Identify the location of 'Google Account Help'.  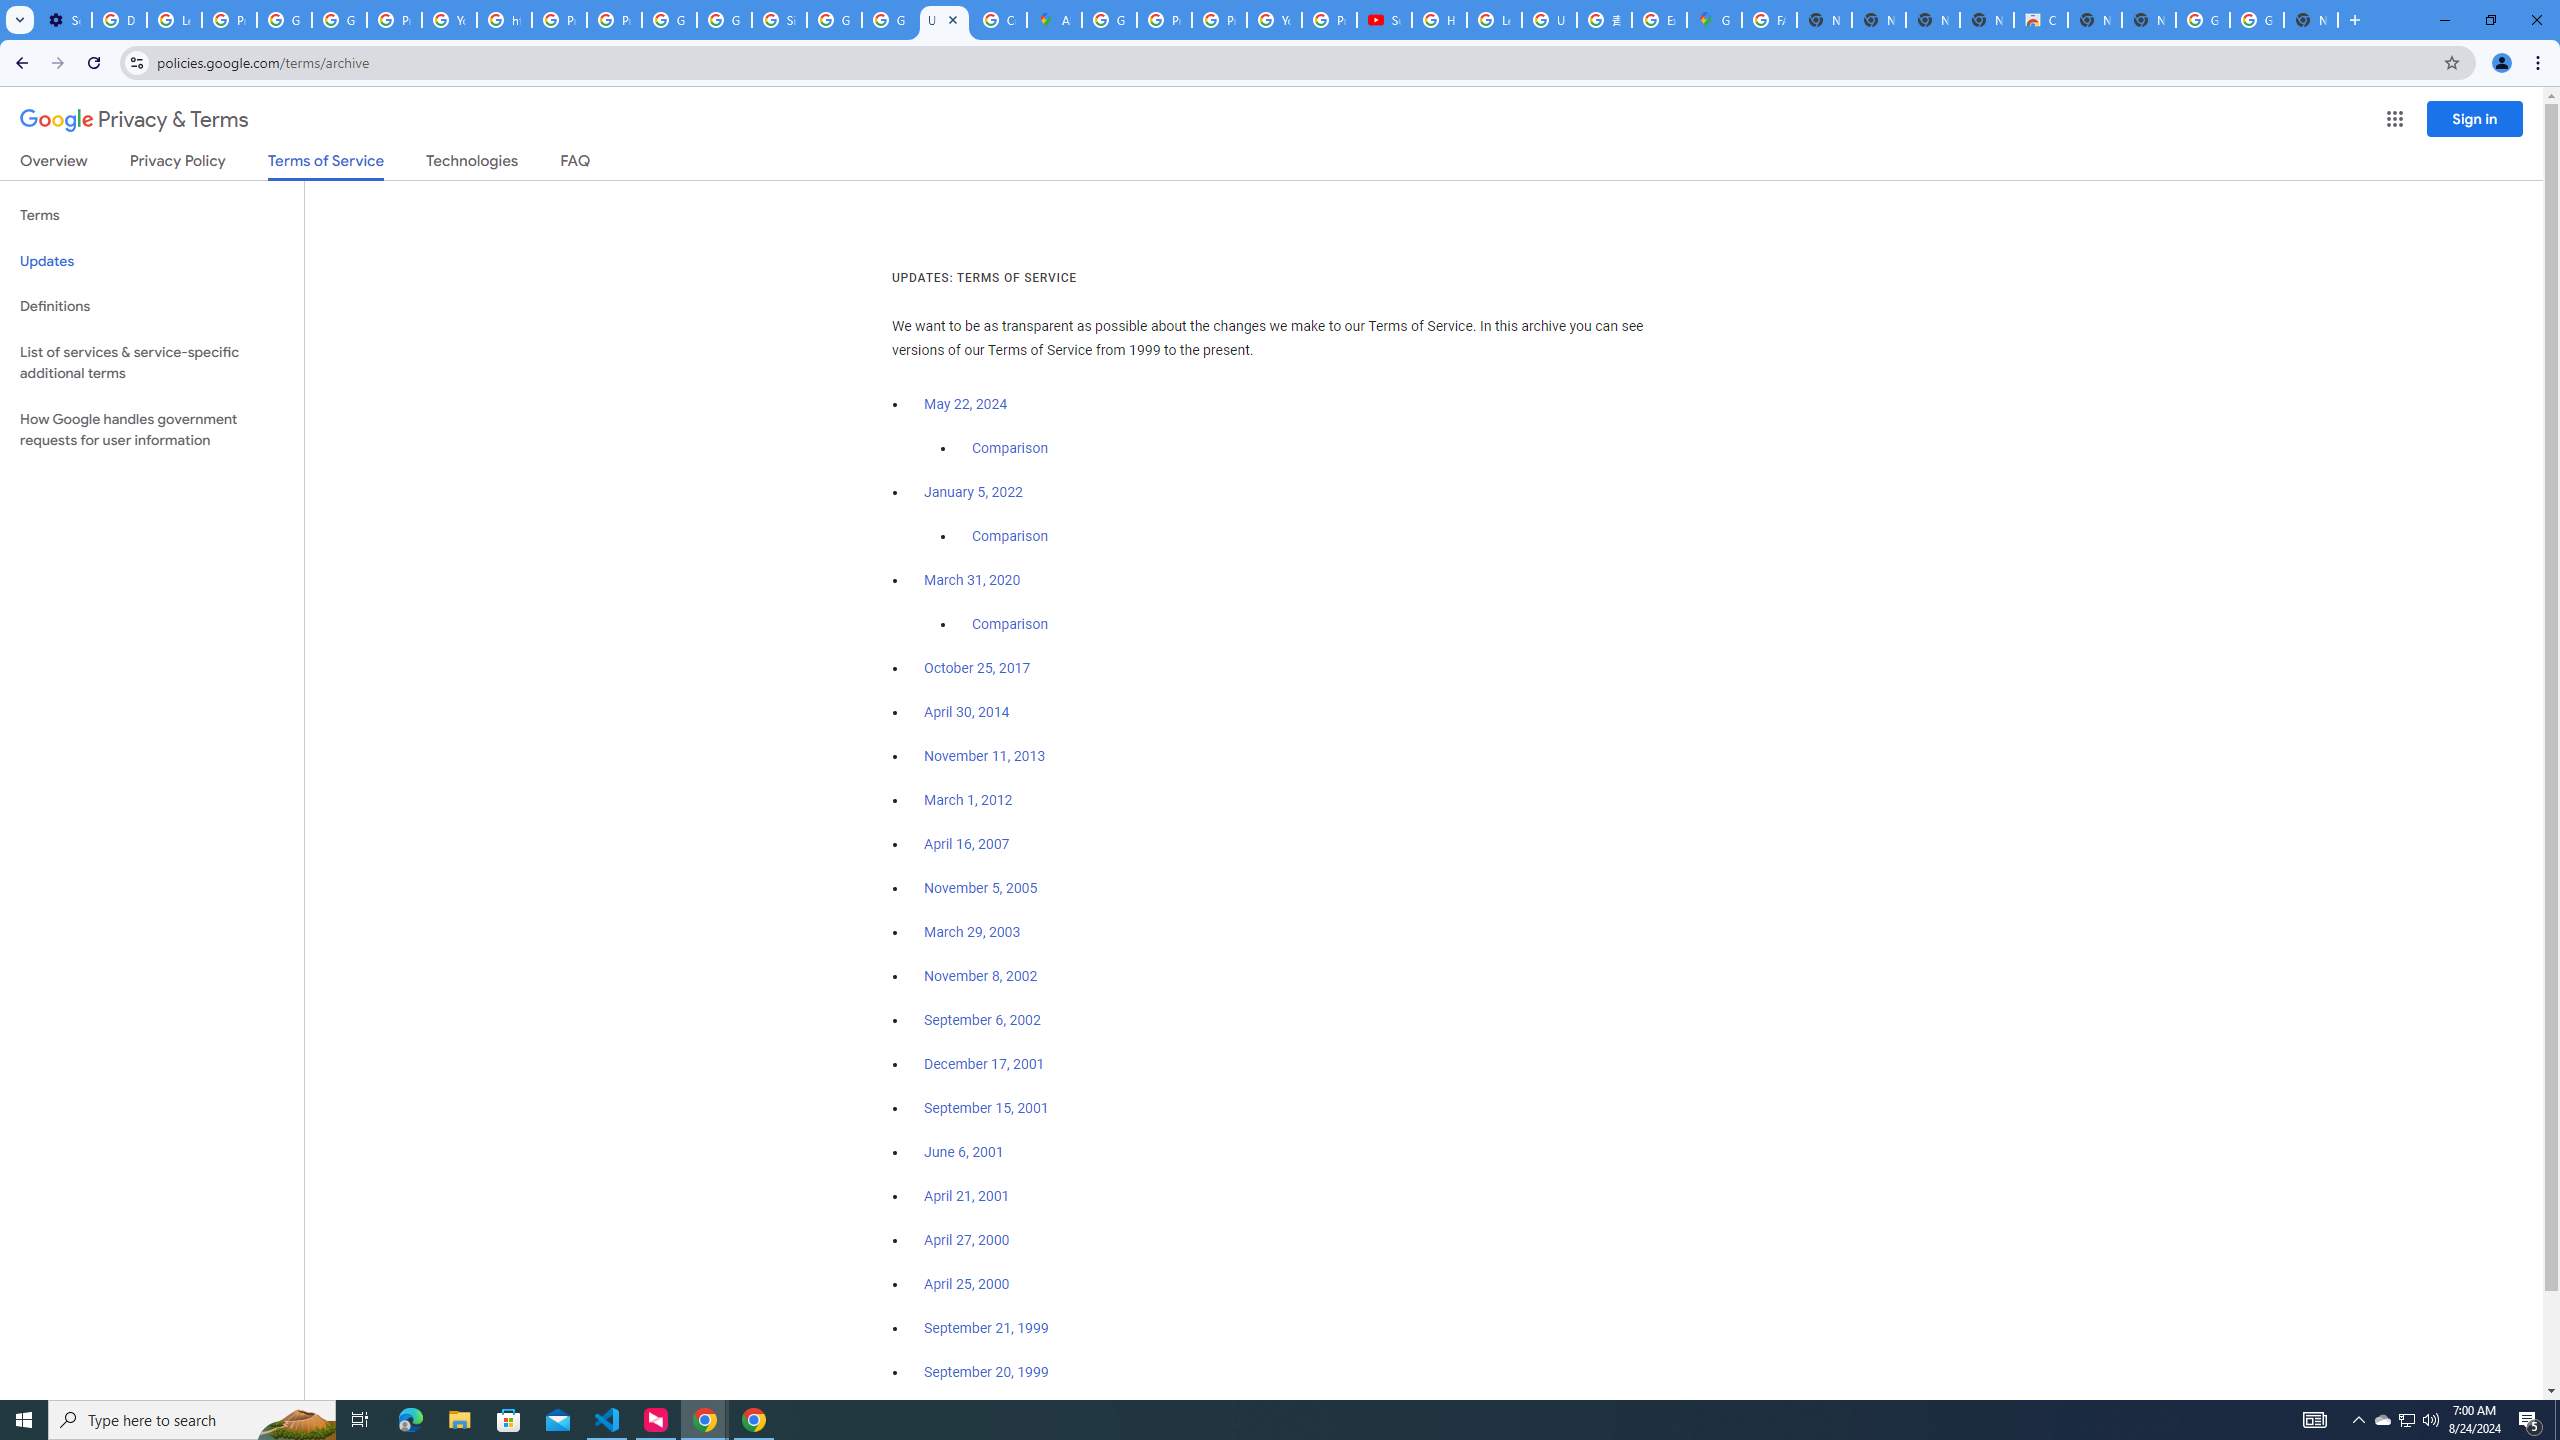
(338, 19).